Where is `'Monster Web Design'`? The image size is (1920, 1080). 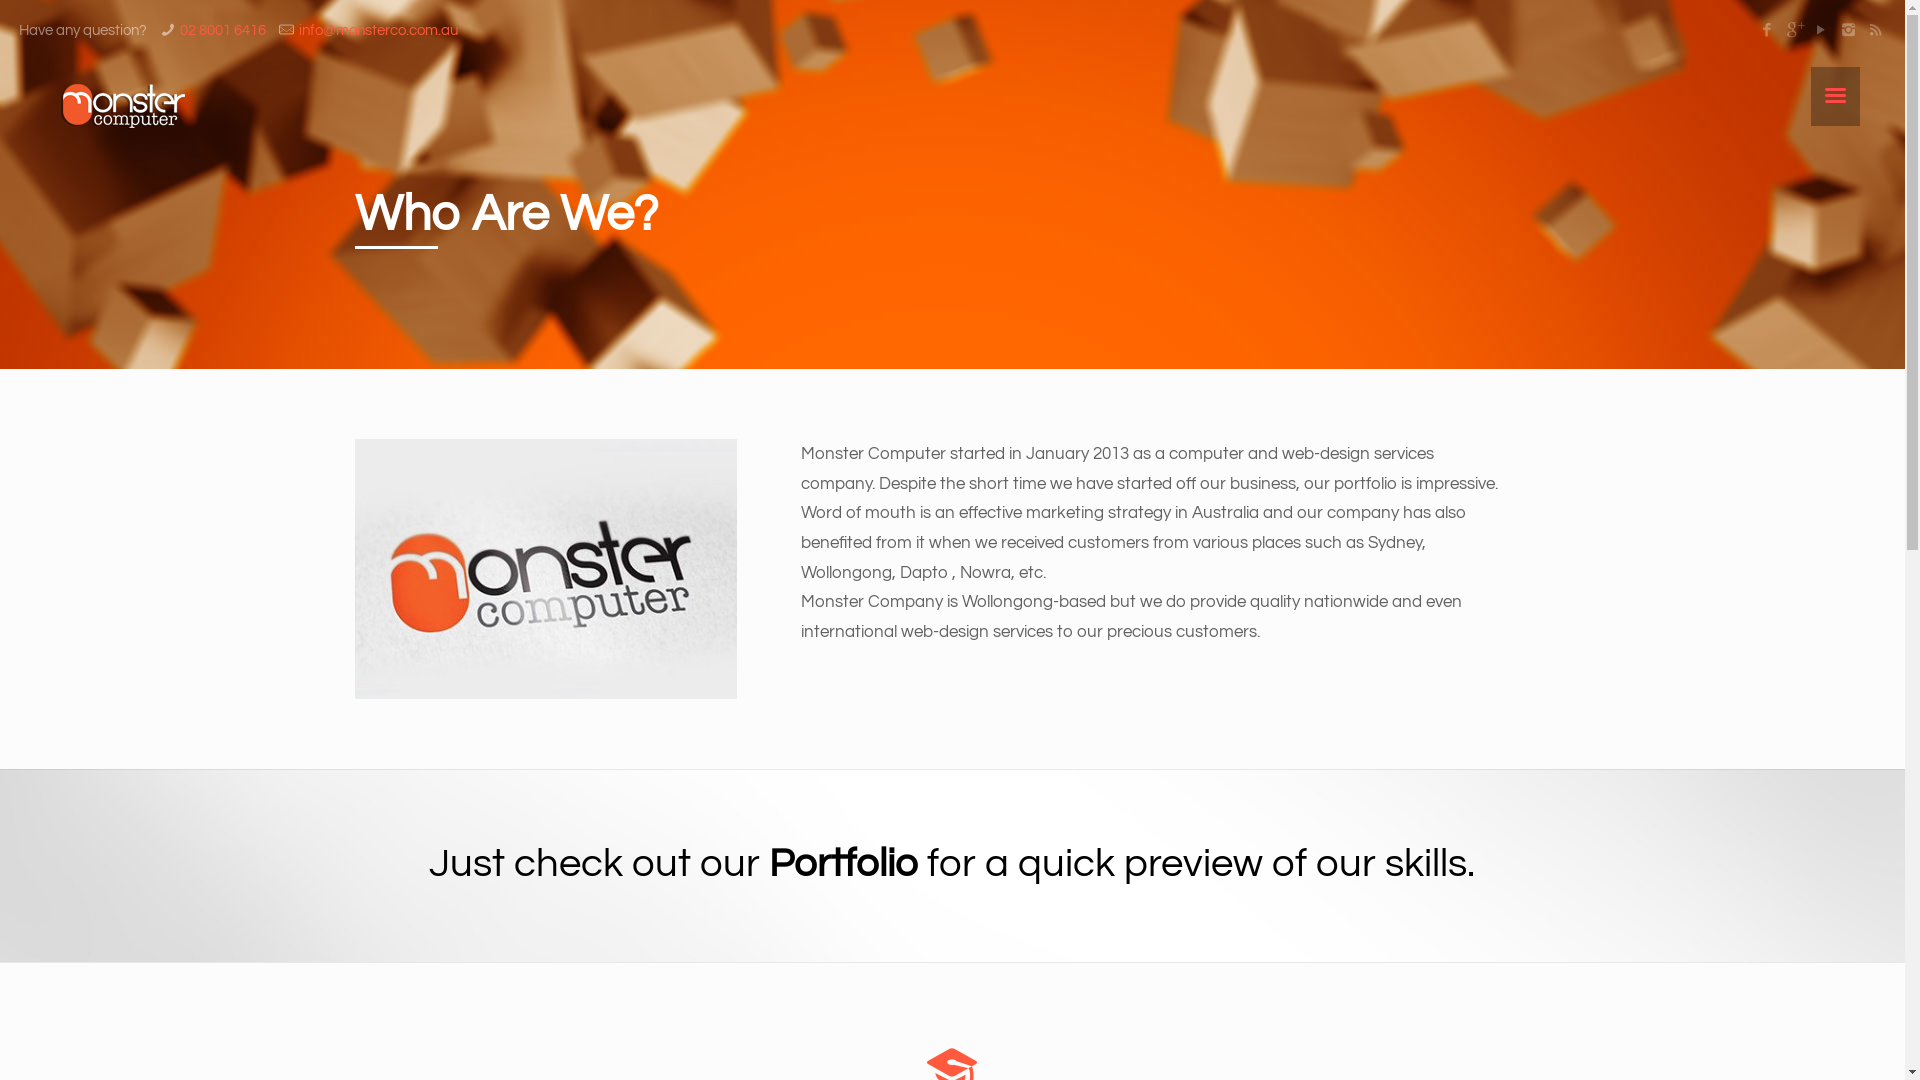
'Monster Web Design' is located at coordinates (122, 105).